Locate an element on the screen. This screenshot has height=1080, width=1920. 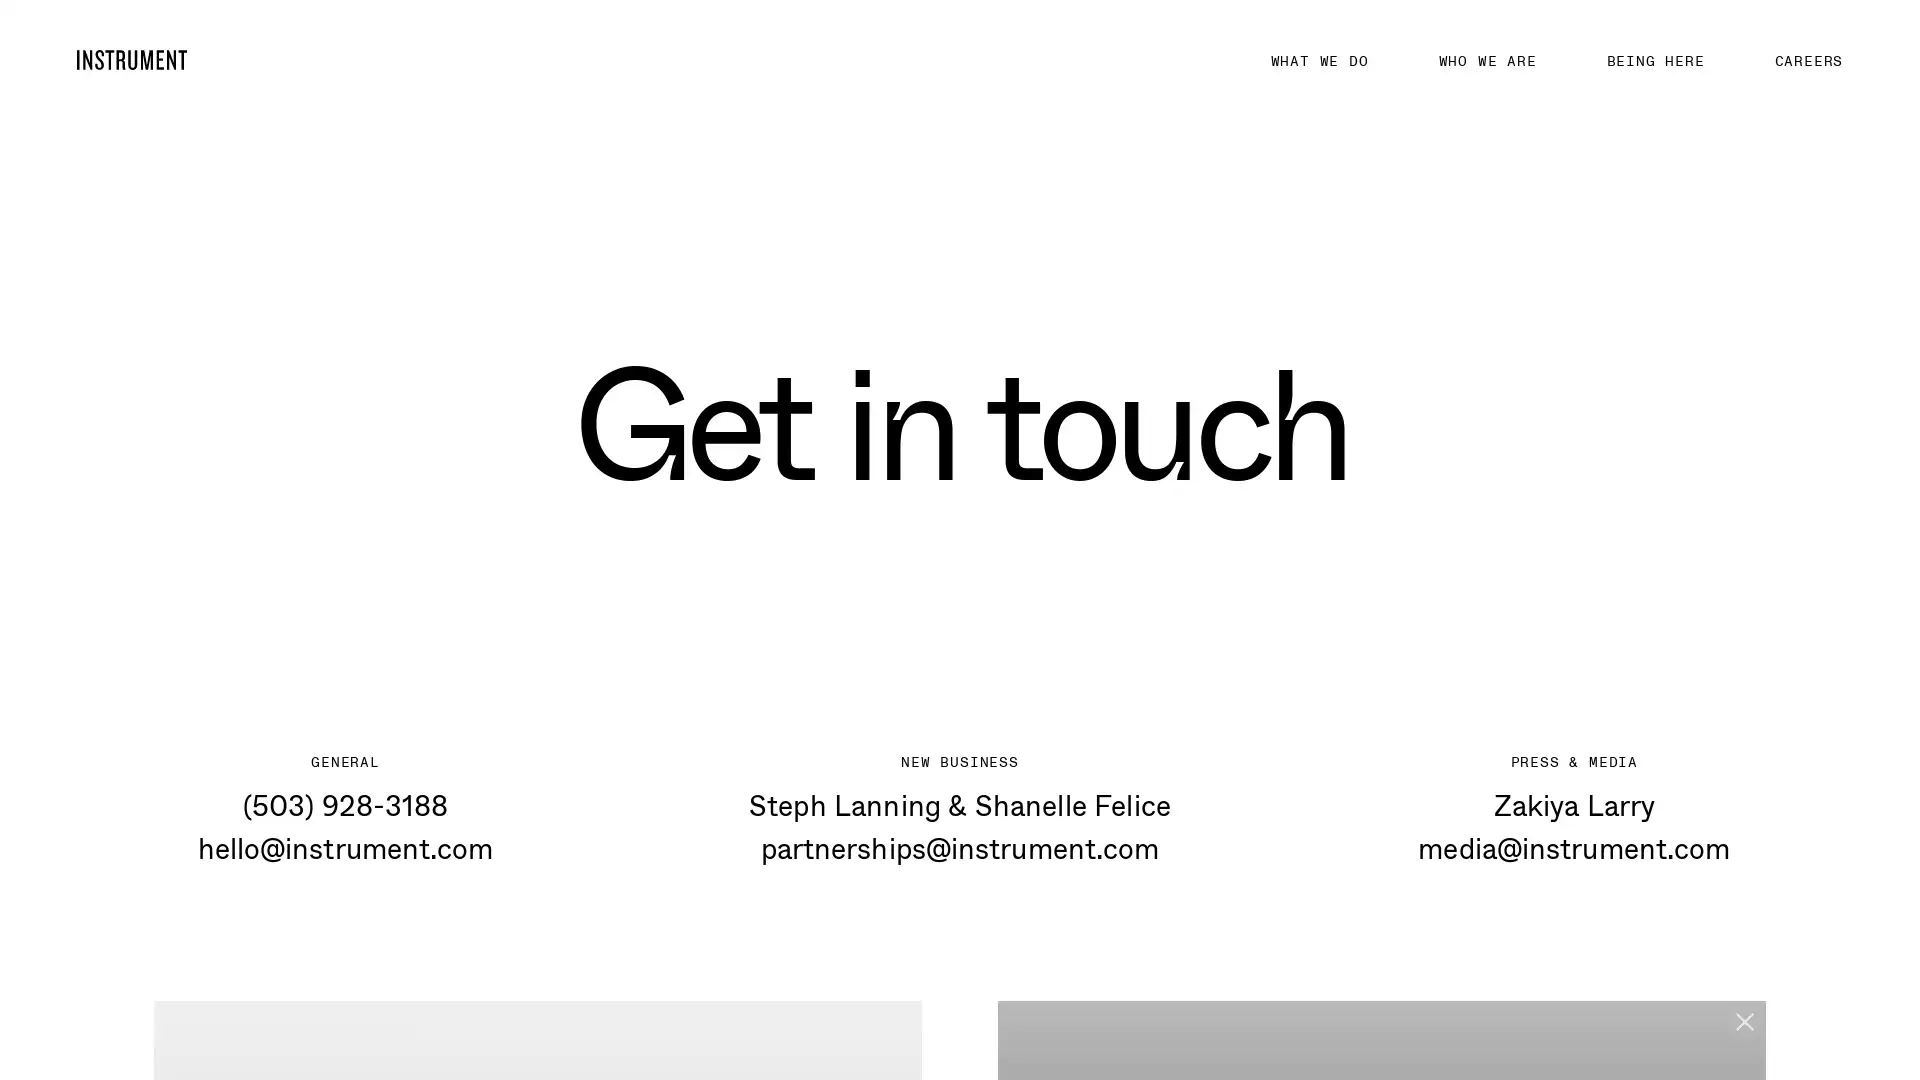
Play/pause inline video is located at coordinates (1036, 1000).